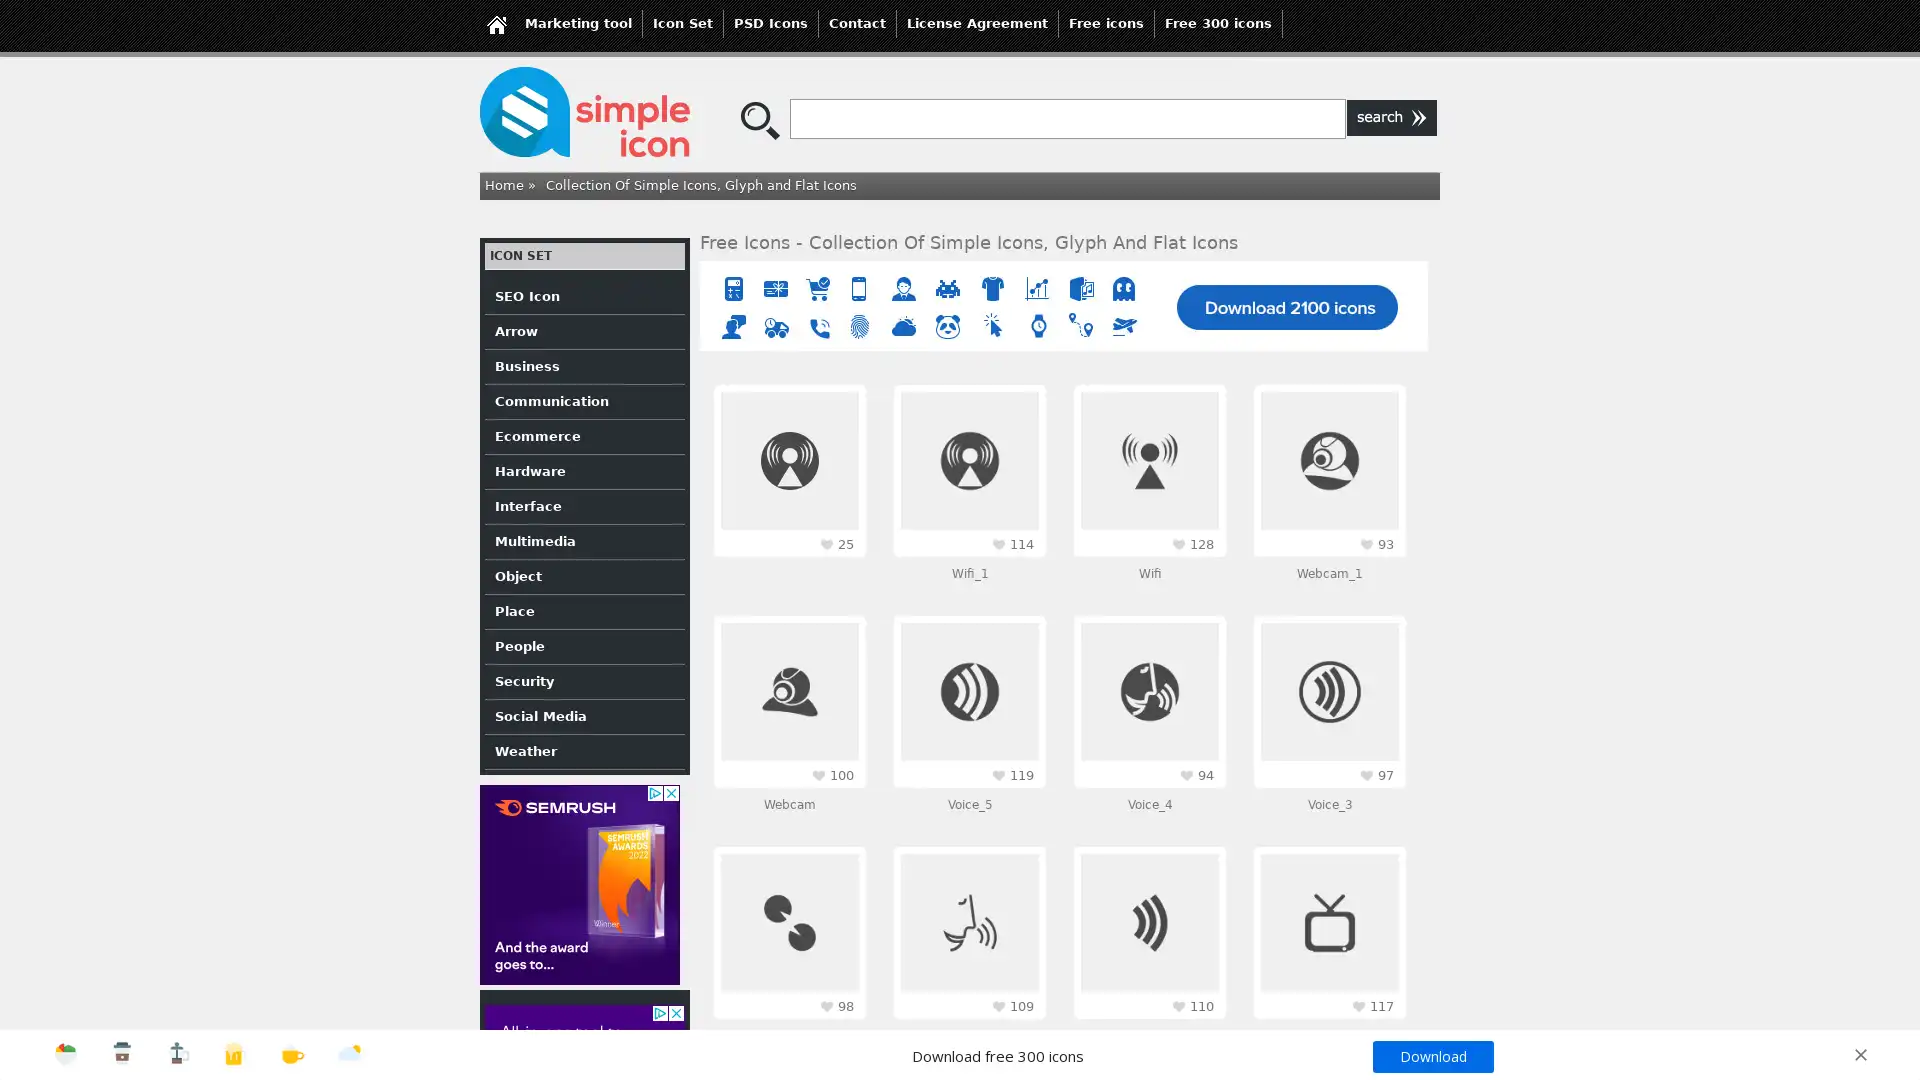 This screenshot has height=1080, width=1920. What do you see at coordinates (1391, 118) in the screenshot?
I see `Search` at bounding box center [1391, 118].